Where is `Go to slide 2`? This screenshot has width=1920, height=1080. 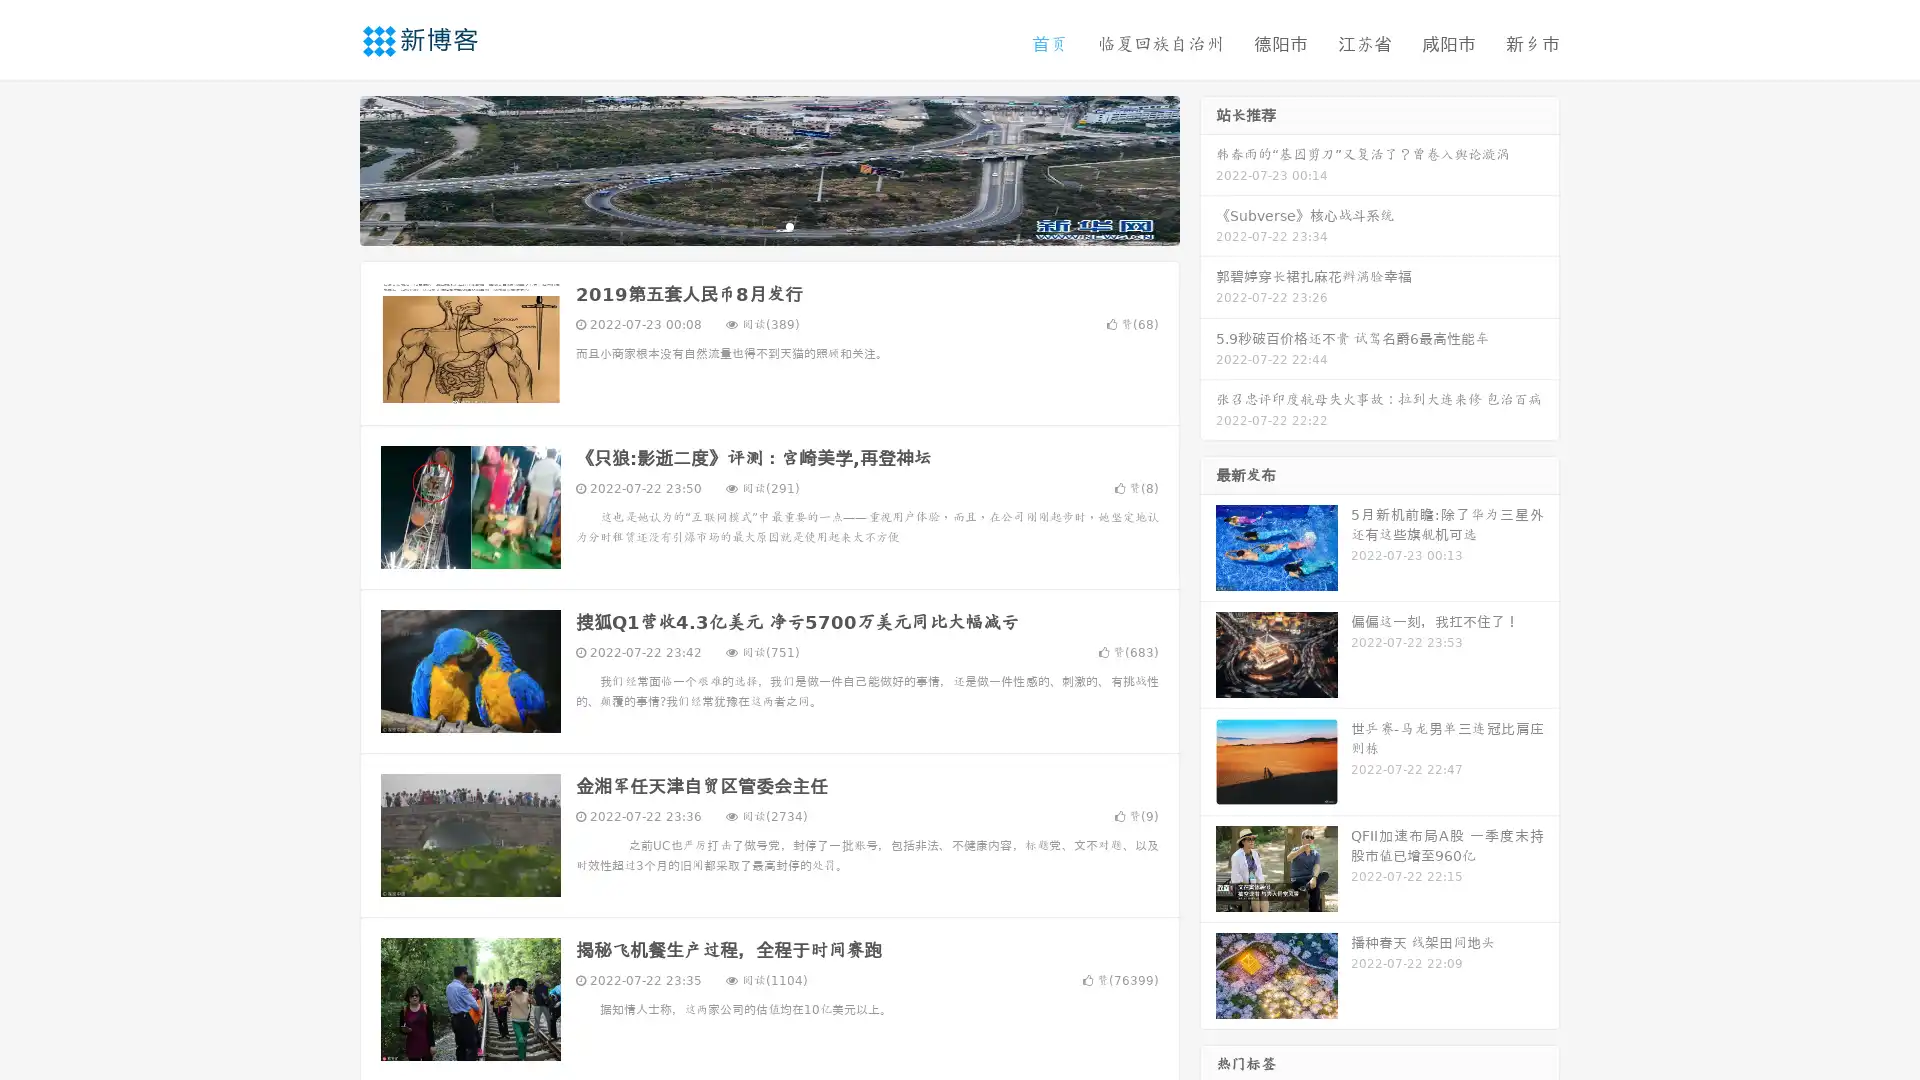
Go to slide 2 is located at coordinates (768, 225).